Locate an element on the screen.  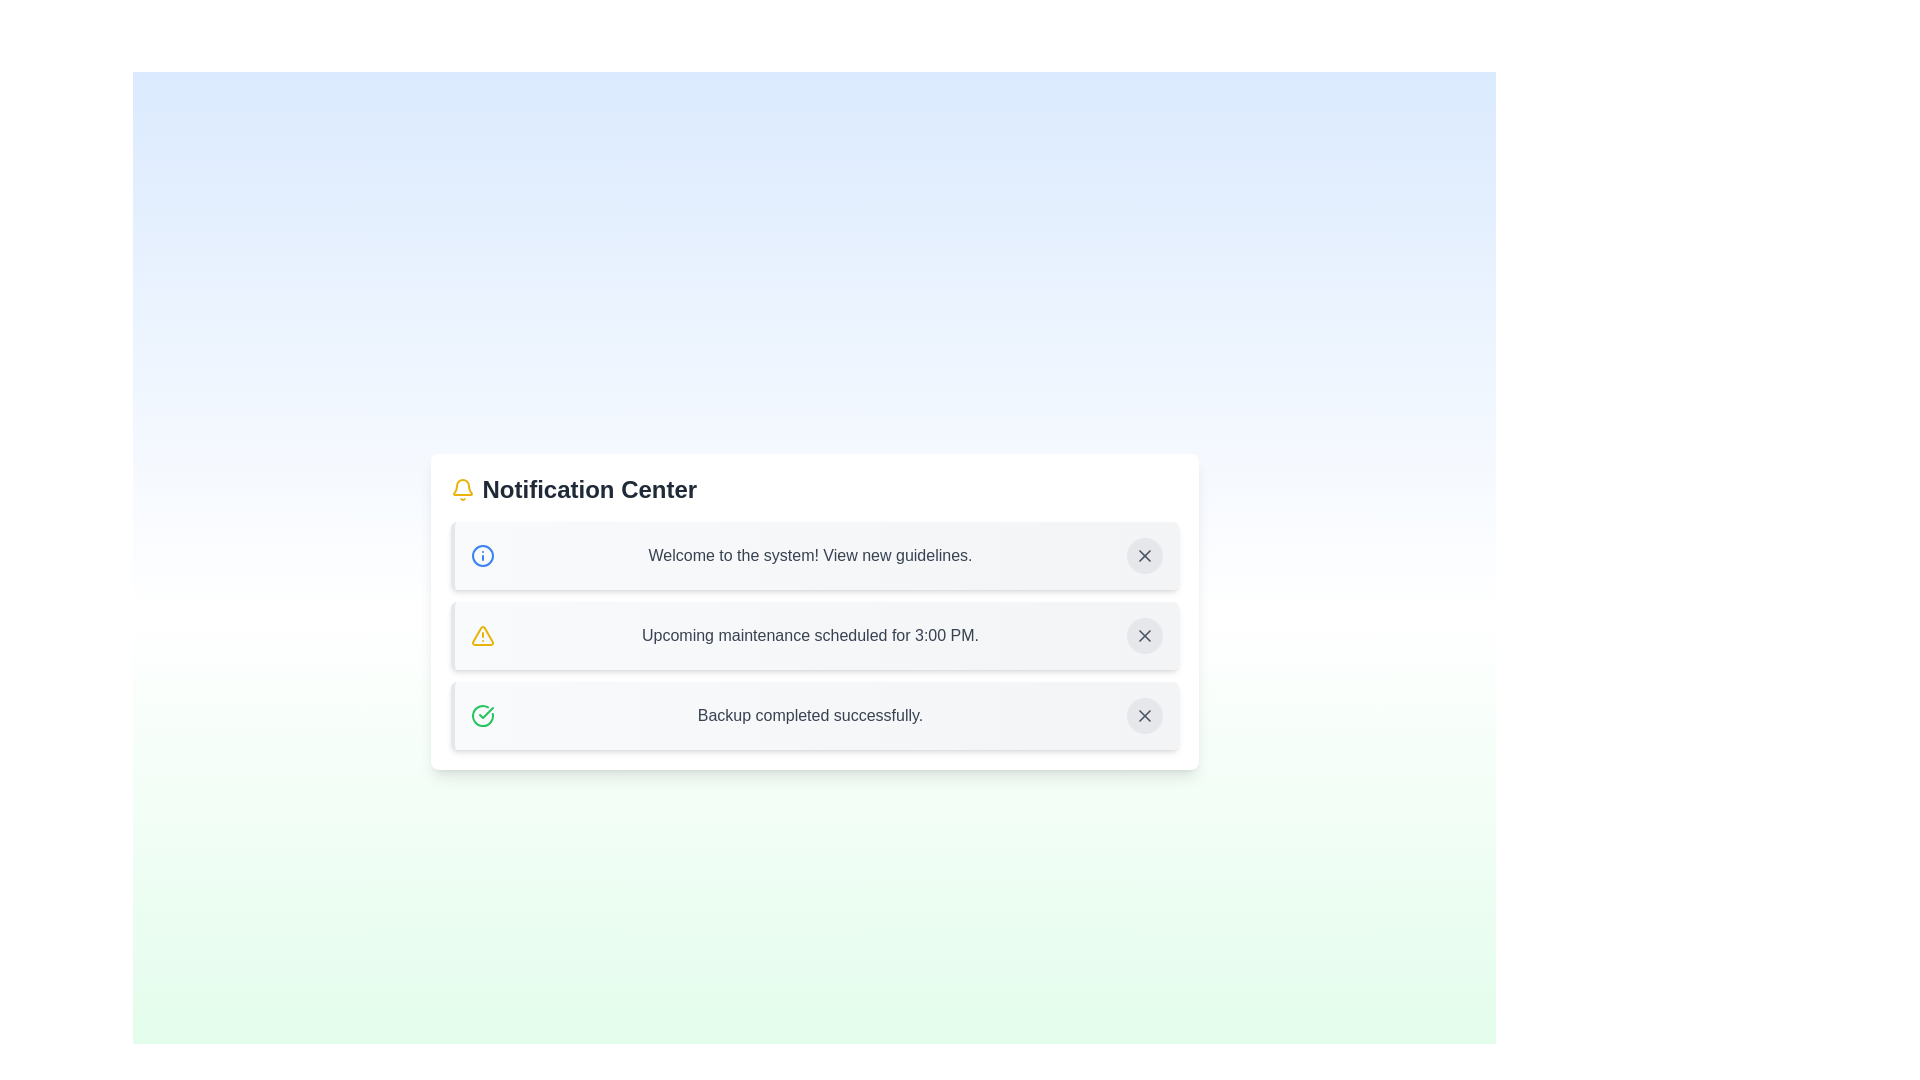
the close button on the right side of the second notification block that states 'Upcoming maintenance scheduled for 3:00 PM' is located at coordinates (1144, 636).